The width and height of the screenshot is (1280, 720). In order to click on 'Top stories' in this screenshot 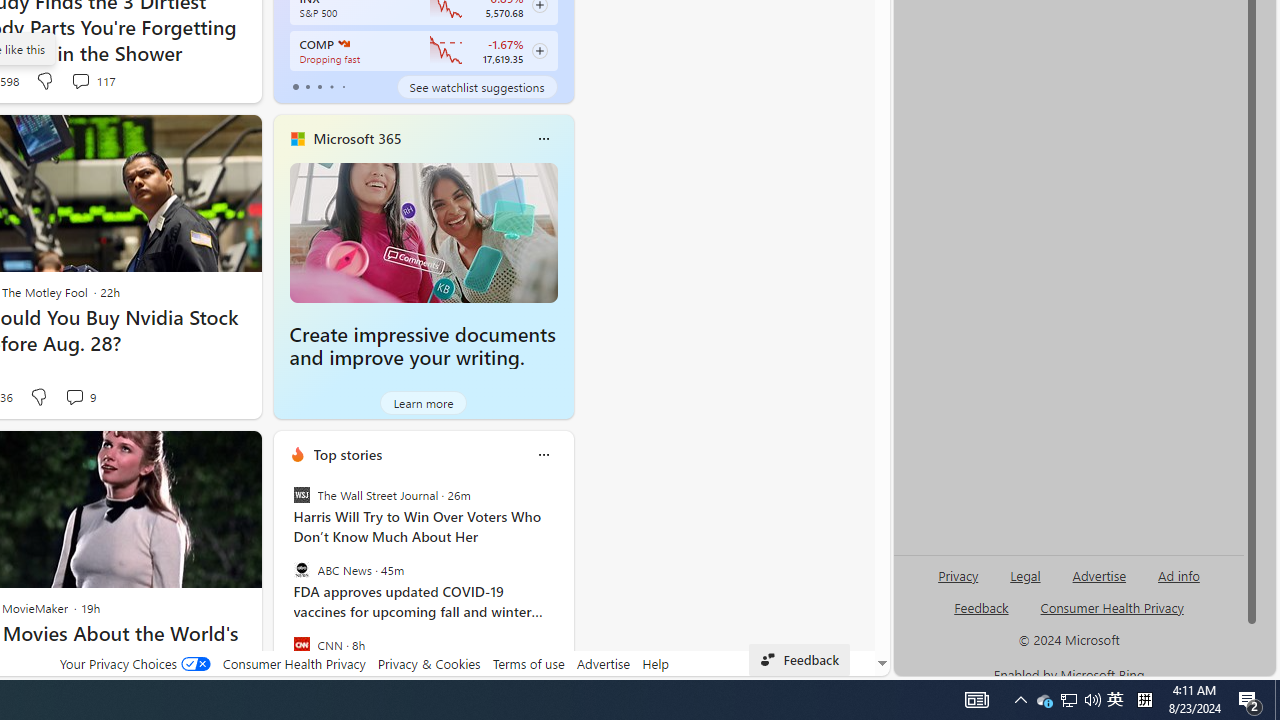, I will do `click(348, 454)`.